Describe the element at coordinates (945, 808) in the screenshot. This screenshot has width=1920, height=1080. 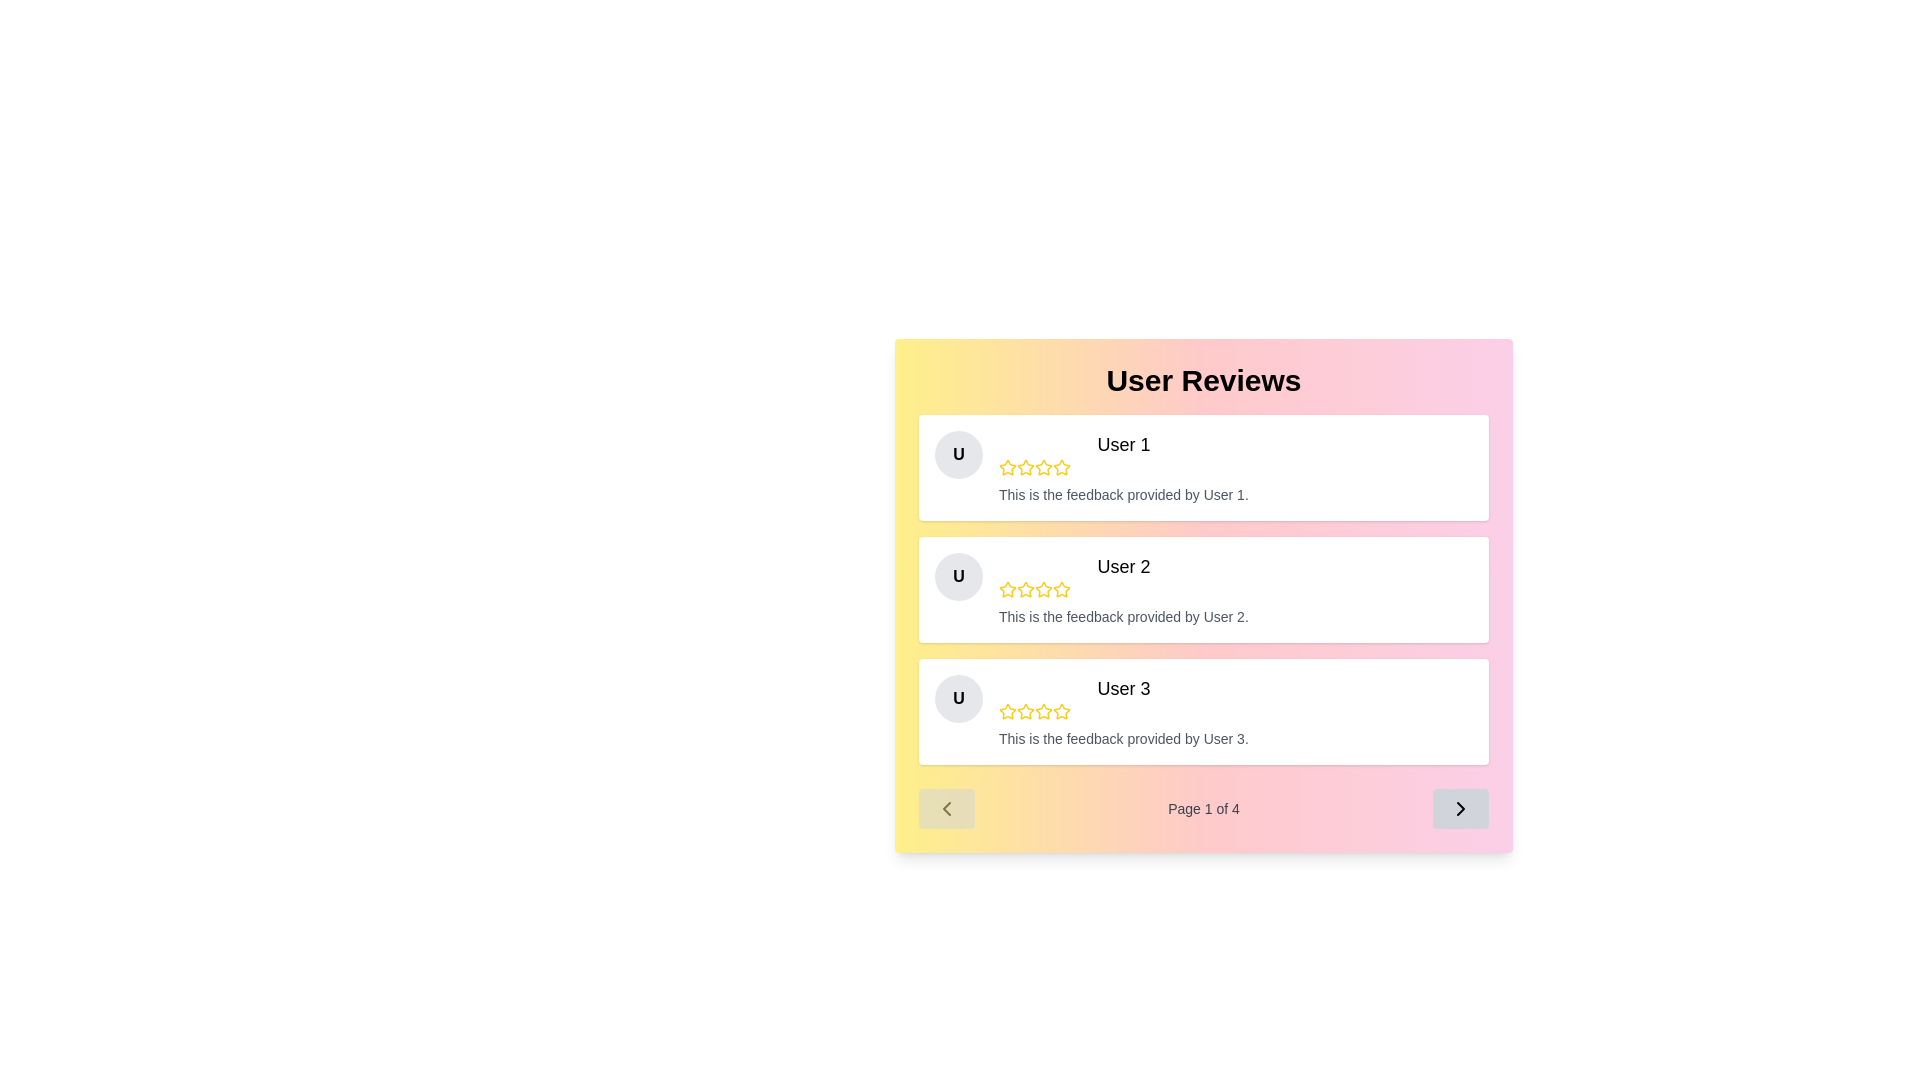
I see `the Icon button (chevron left) located at the bottom-left section of the user reviews panel` at that location.